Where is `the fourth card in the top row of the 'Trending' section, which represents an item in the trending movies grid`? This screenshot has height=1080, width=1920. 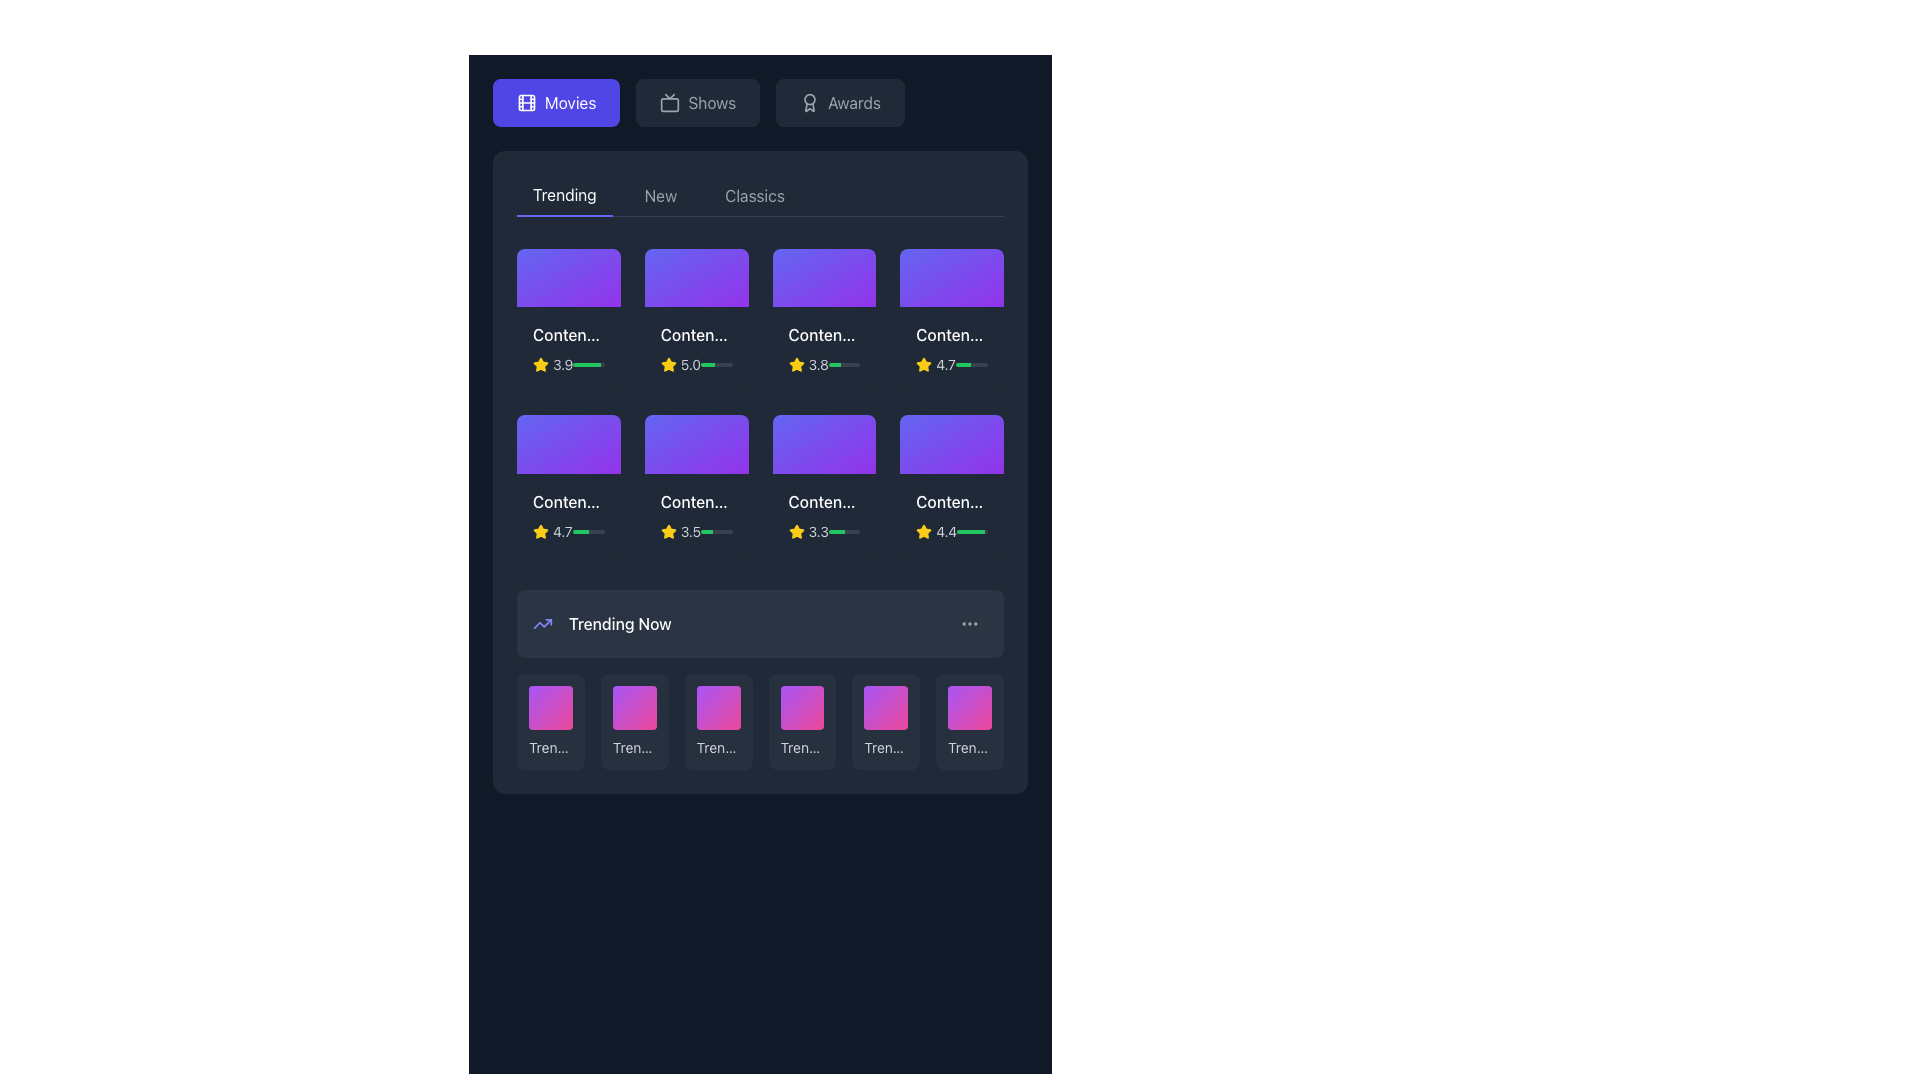 the fourth card in the top row of the 'Trending' section, which represents an item in the trending movies grid is located at coordinates (951, 319).